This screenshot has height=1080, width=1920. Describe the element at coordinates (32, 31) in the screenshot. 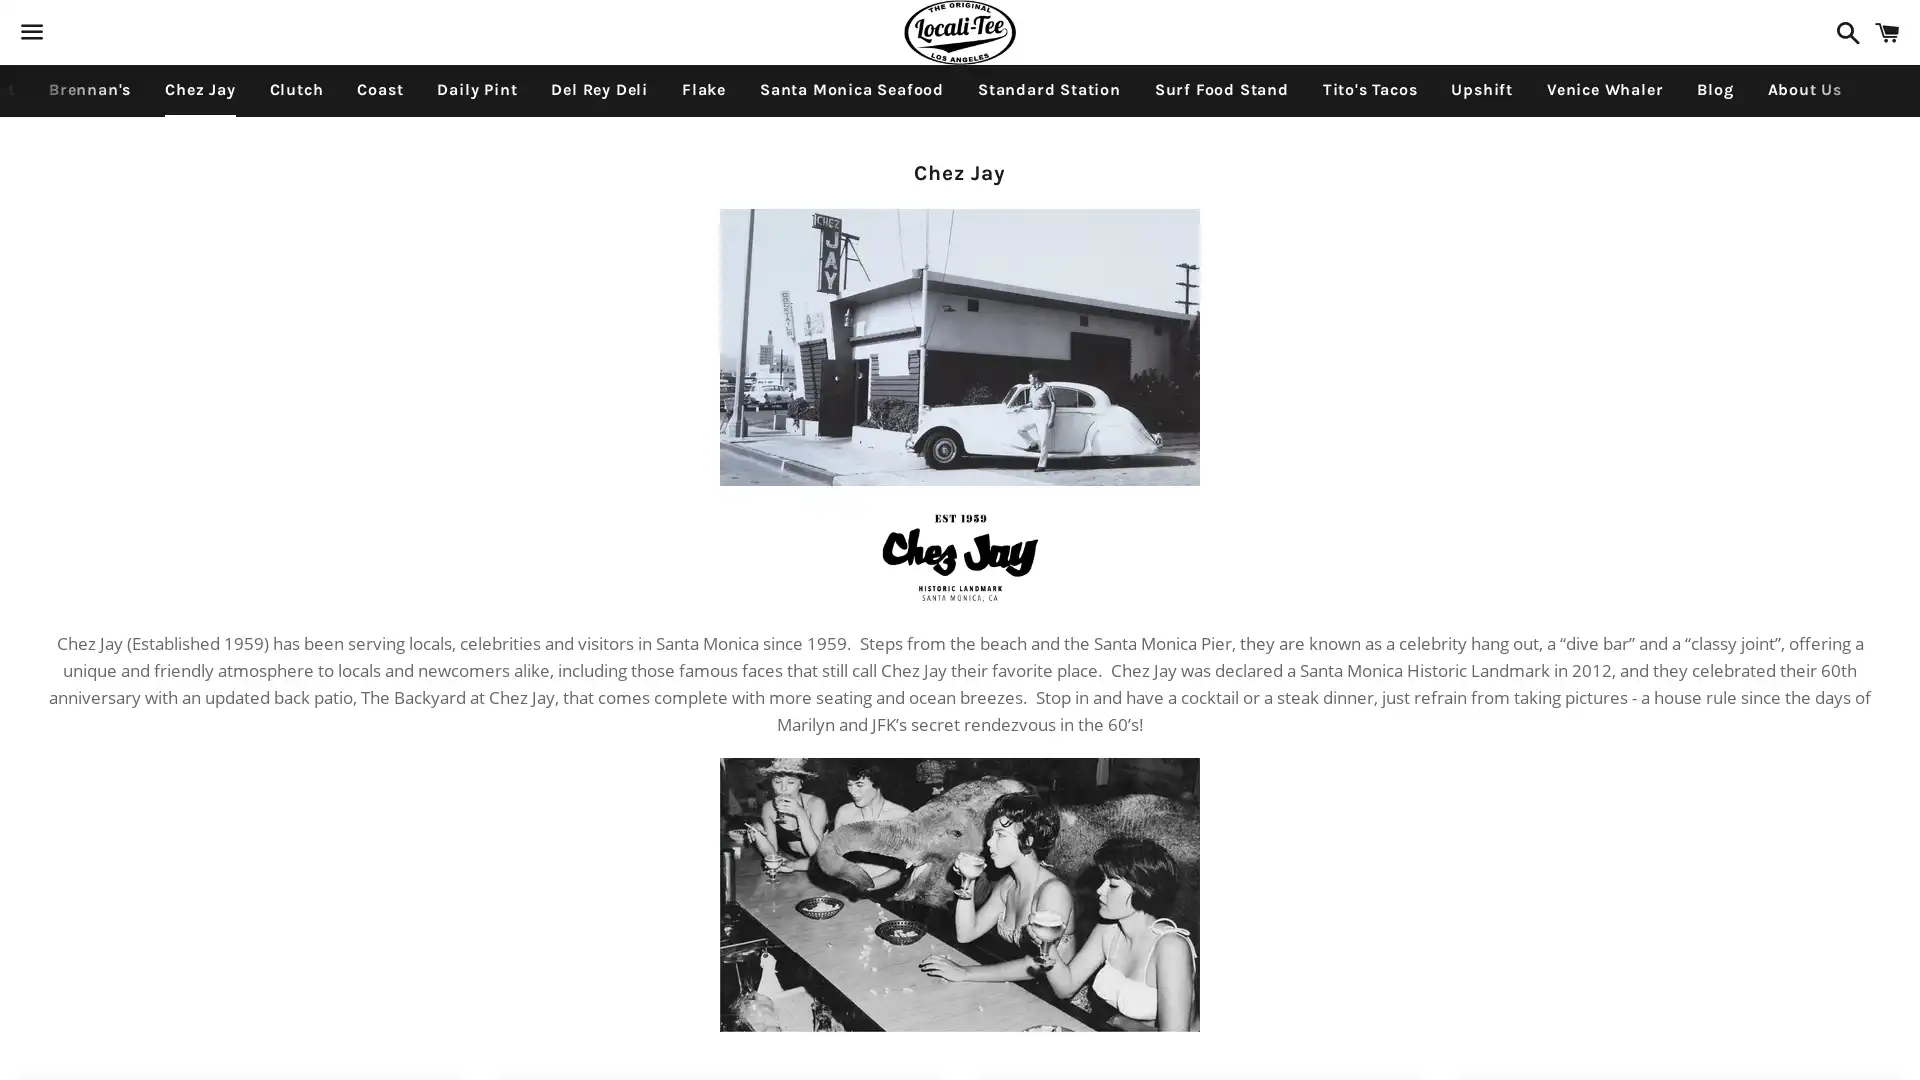

I see `Menu` at that location.